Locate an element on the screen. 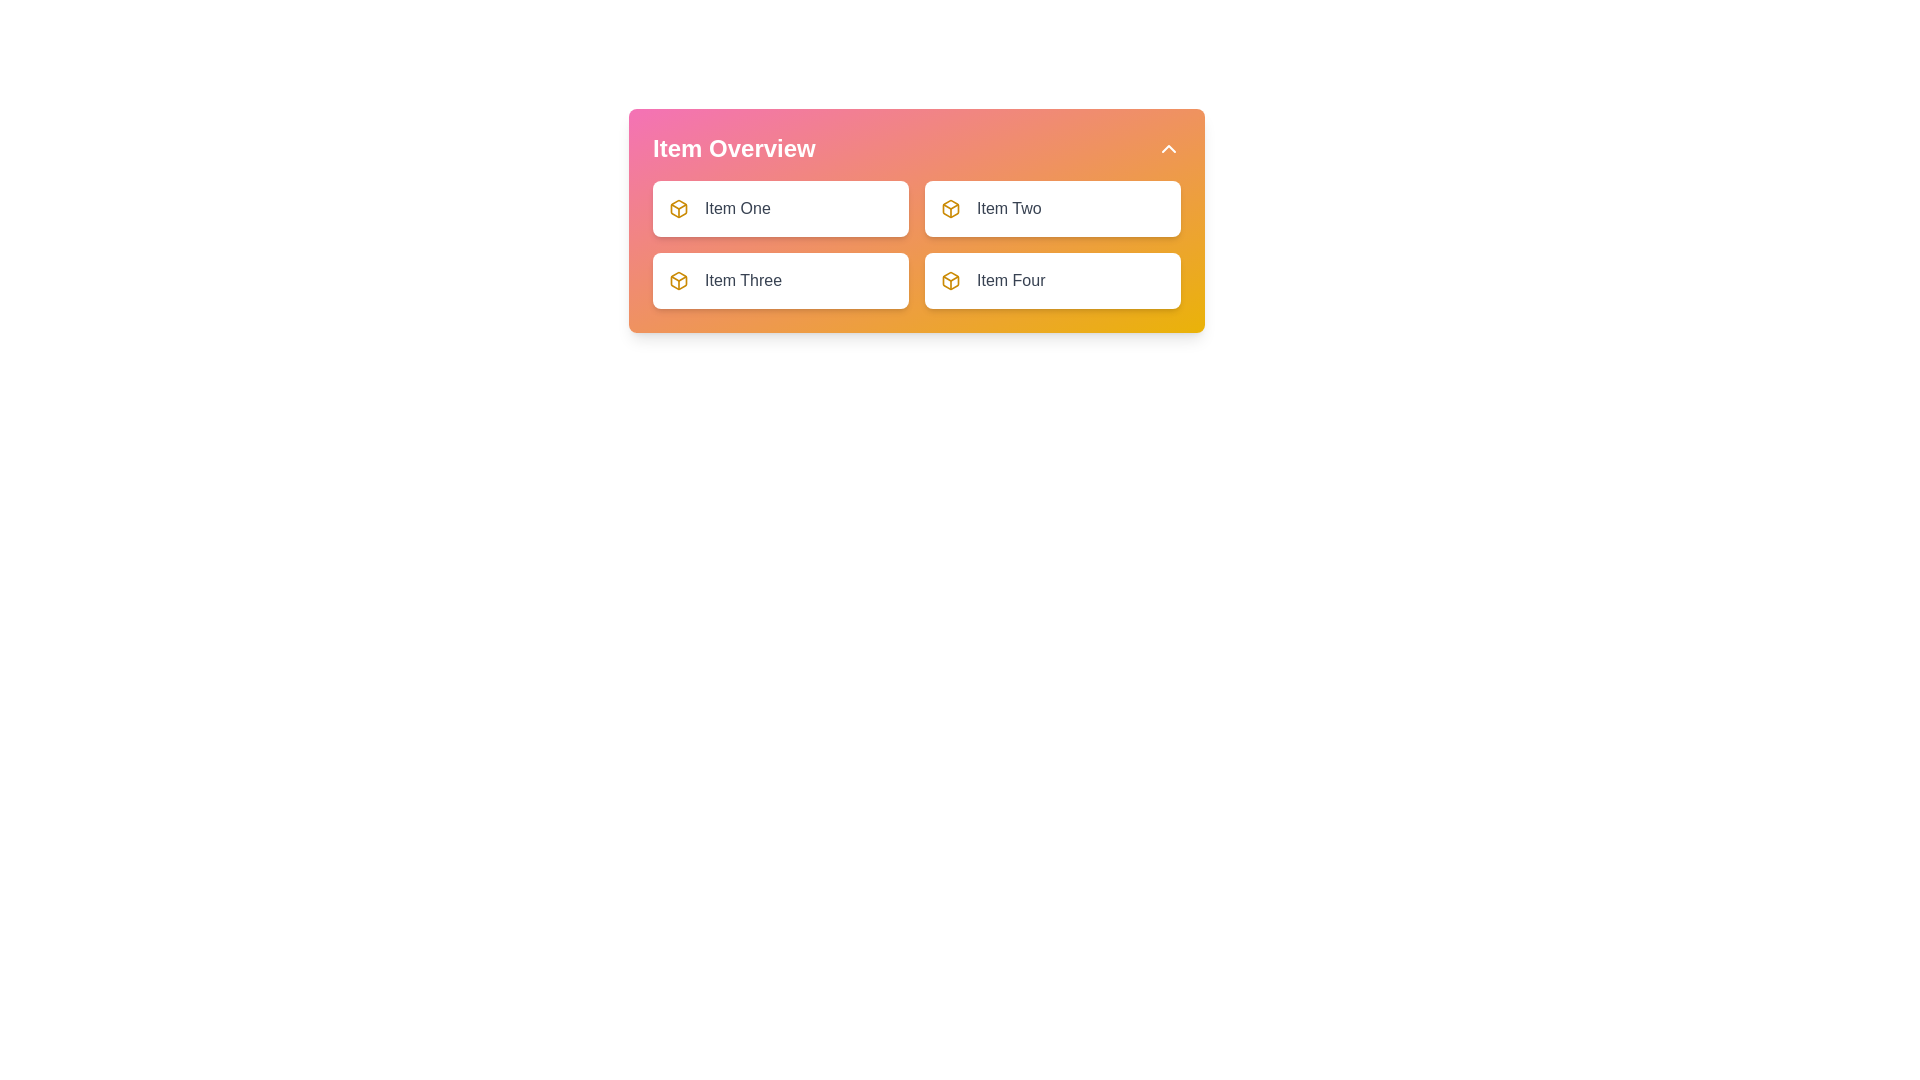  the icon representing 'Item Two' located in the top-right part of the item grid under 'Item Overview'. This icon is directly to the left of 'Item Two' is located at coordinates (949, 208).